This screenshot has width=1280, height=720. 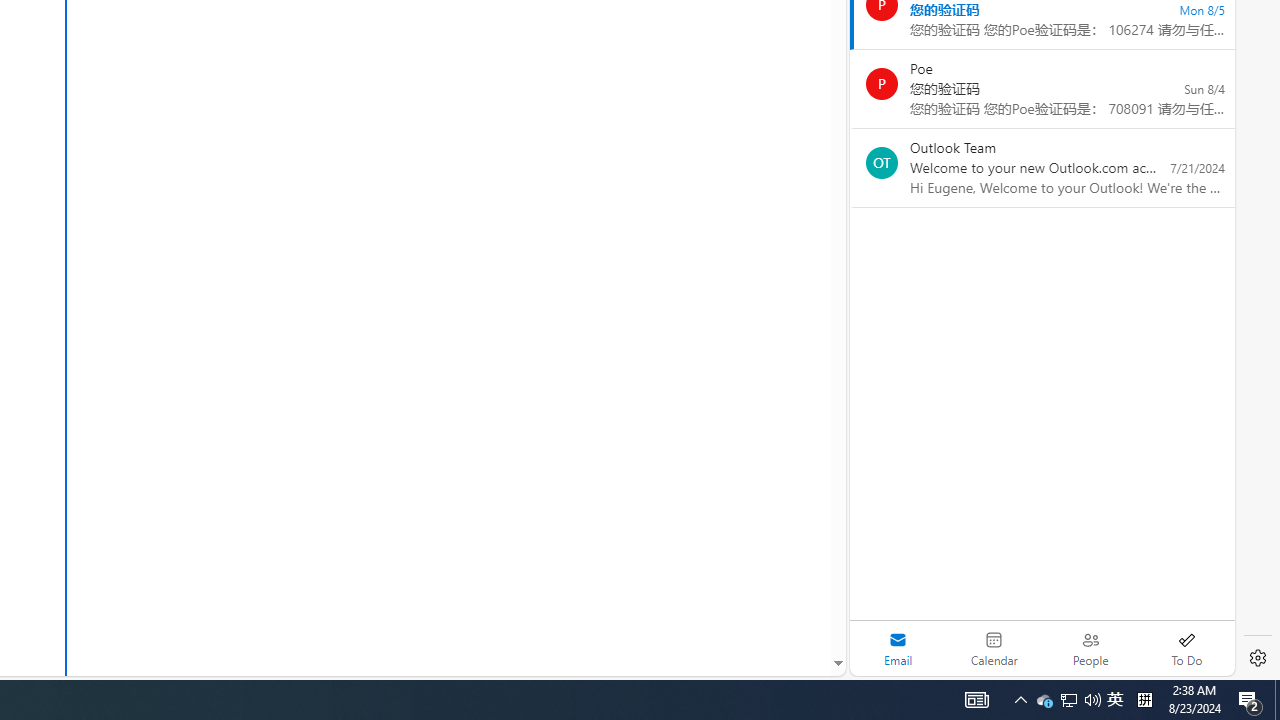 I want to click on 'To Do', so click(x=1186, y=648).